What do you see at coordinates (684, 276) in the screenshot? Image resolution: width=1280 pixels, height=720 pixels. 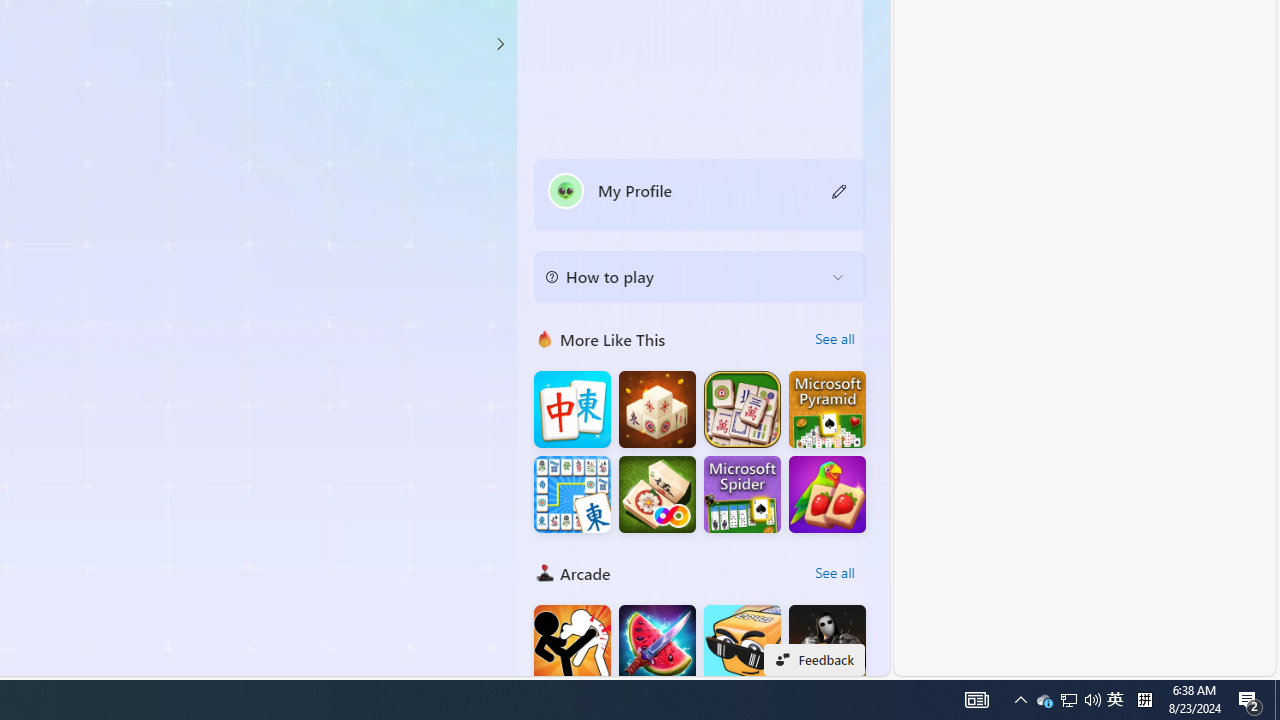 I see `'How to play'` at bounding box center [684, 276].